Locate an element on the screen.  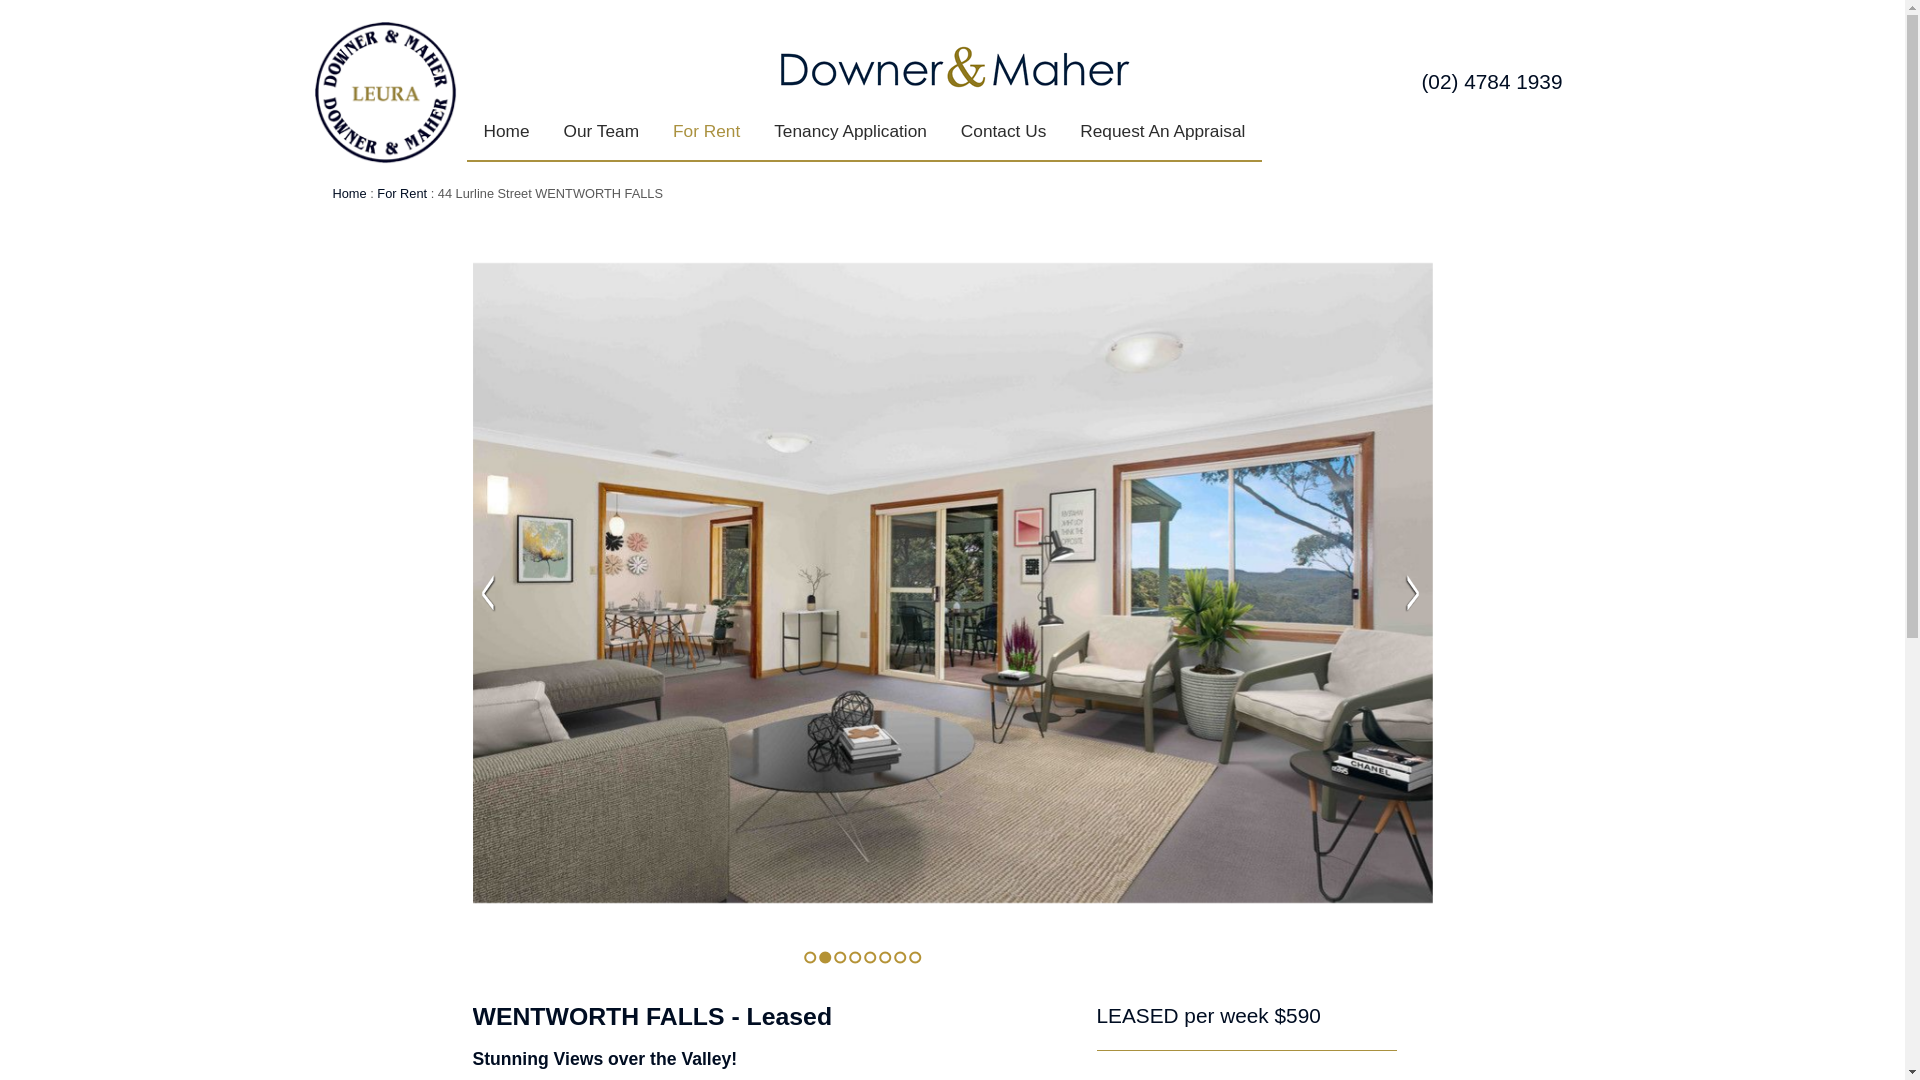
'5' is located at coordinates (870, 956).